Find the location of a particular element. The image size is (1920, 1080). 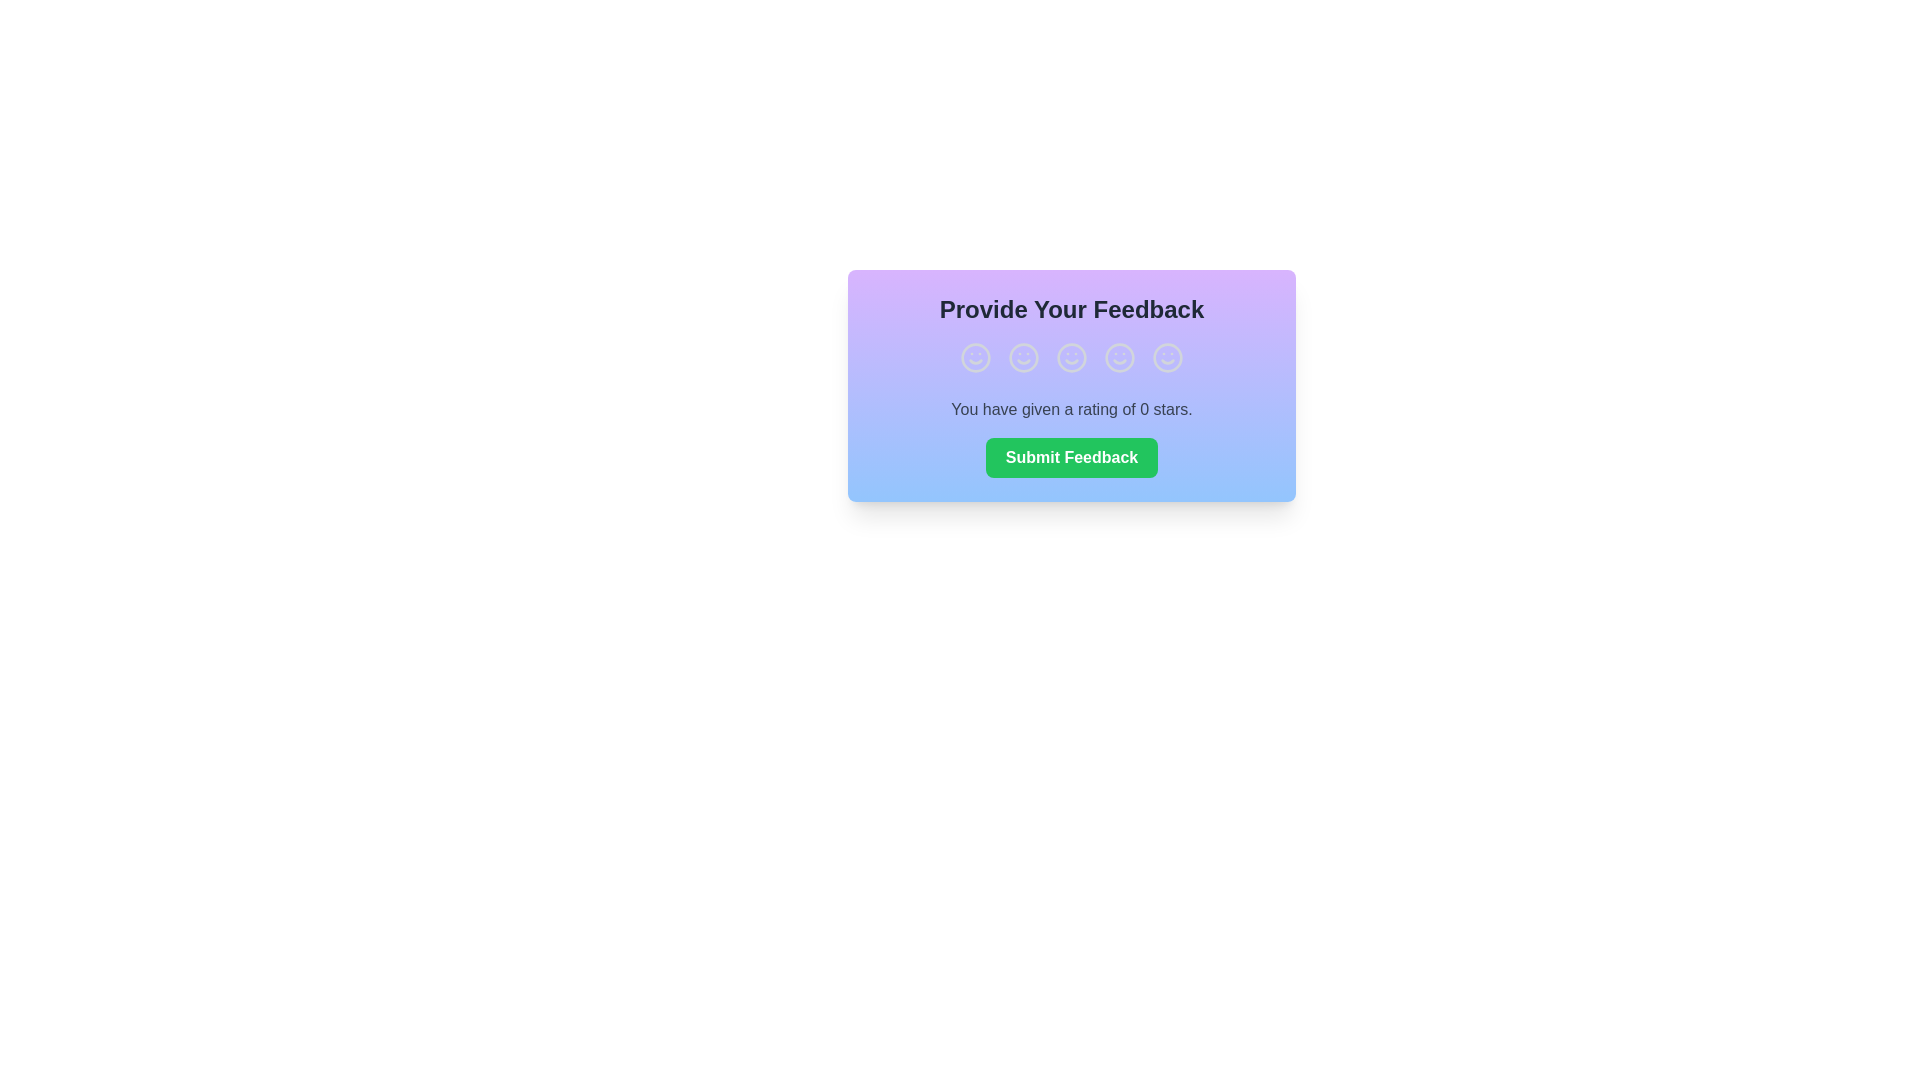

the smiley face corresponding to a rating of 5 is located at coordinates (1167, 357).